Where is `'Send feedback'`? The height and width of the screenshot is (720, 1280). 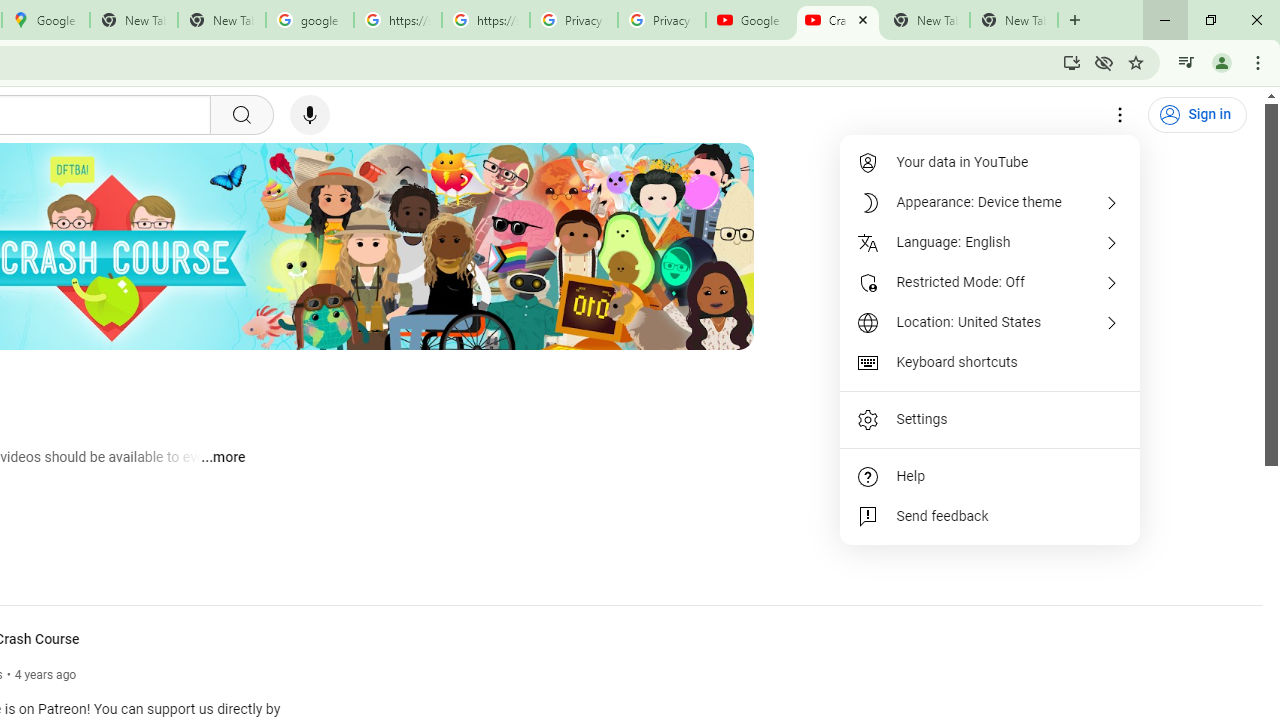
'Send feedback' is located at coordinates (990, 515).